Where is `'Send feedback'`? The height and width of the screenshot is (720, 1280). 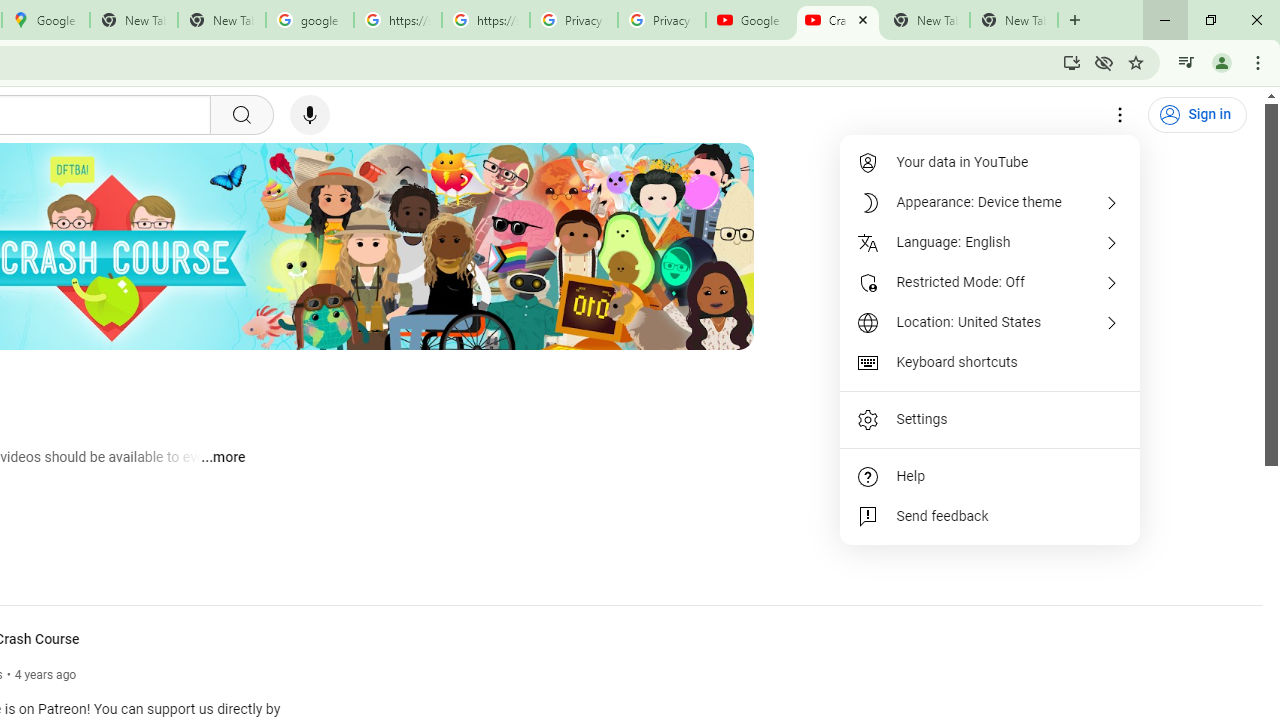
'Send feedback' is located at coordinates (990, 515).